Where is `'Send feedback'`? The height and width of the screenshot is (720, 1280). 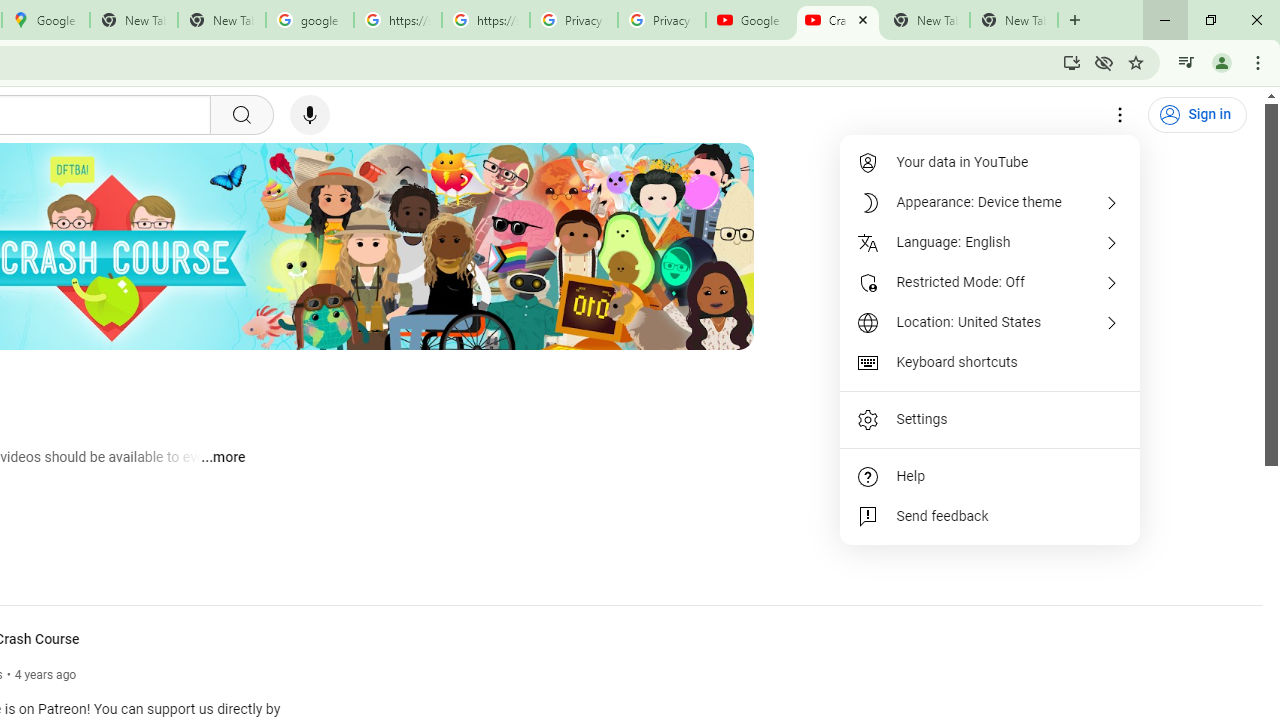
'Send feedback' is located at coordinates (990, 515).